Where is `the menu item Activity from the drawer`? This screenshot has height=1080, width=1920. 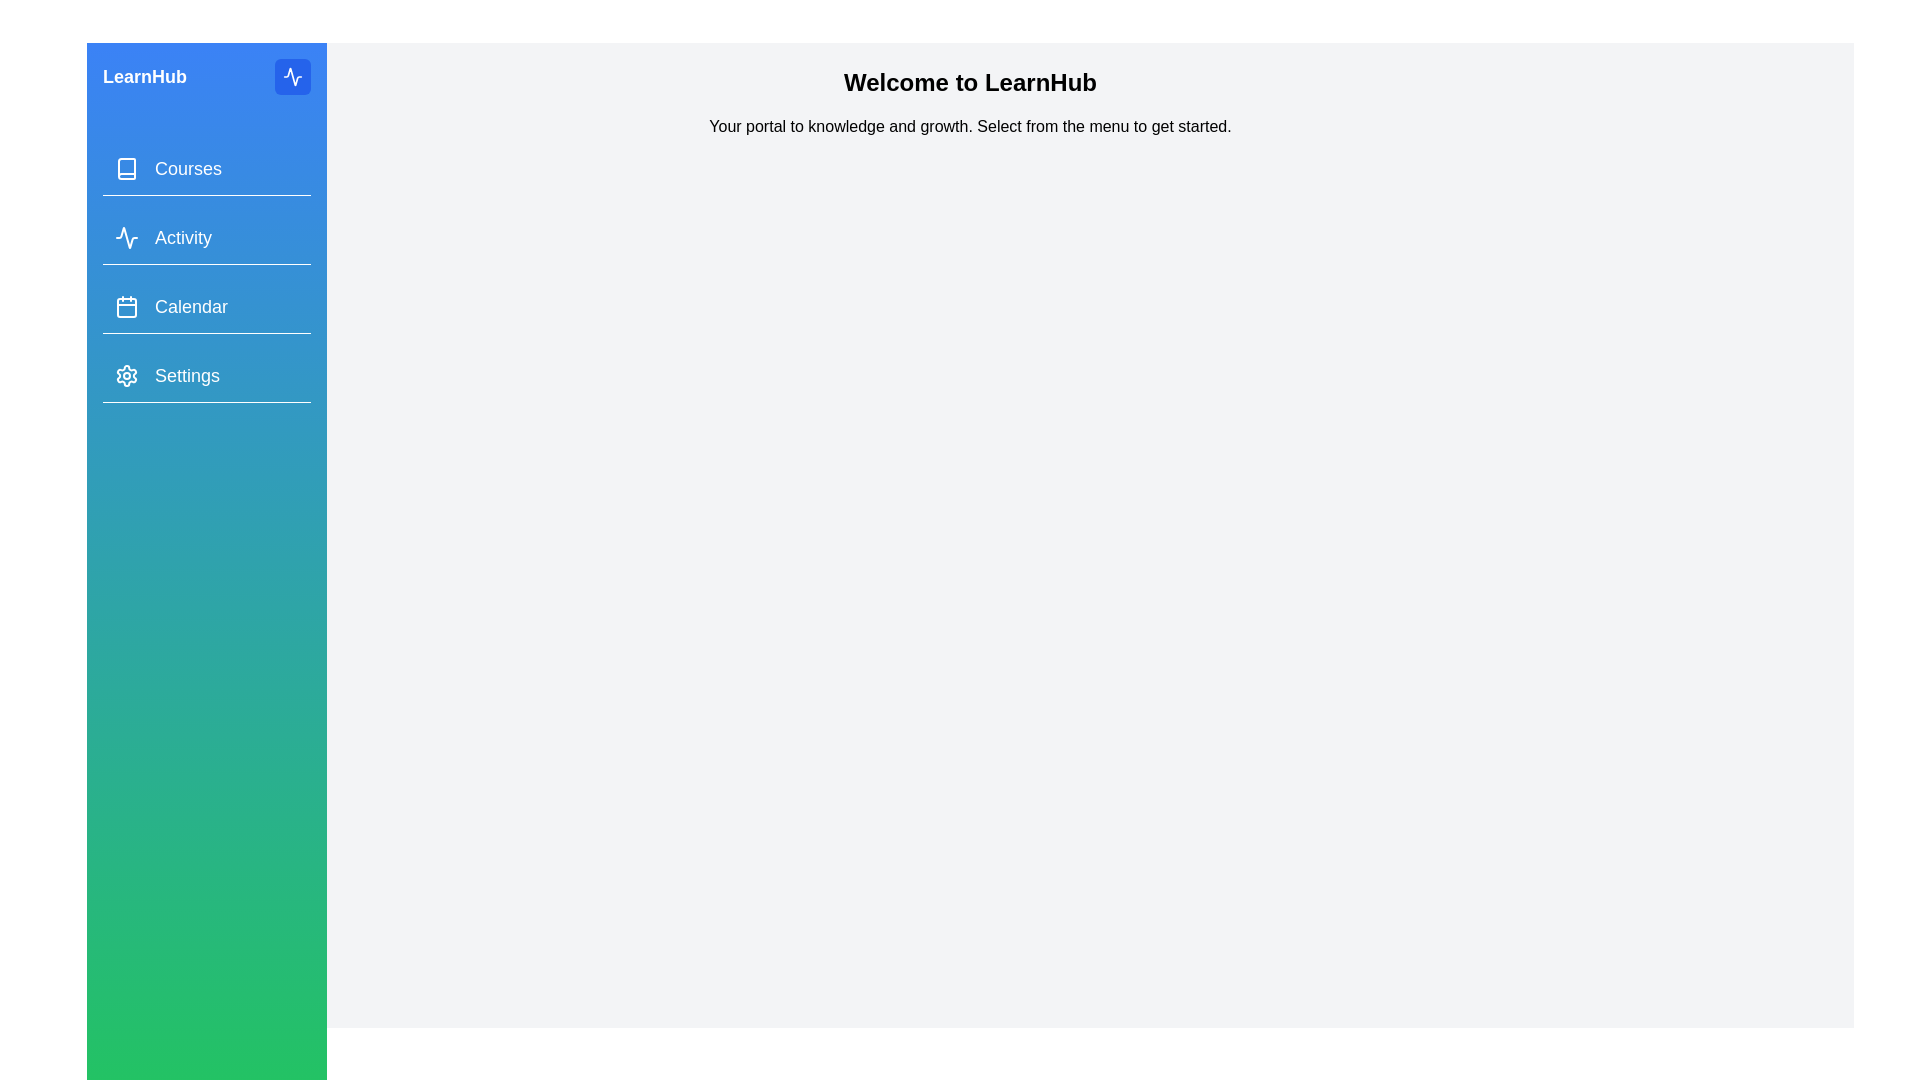 the menu item Activity from the drawer is located at coordinates (206, 237).